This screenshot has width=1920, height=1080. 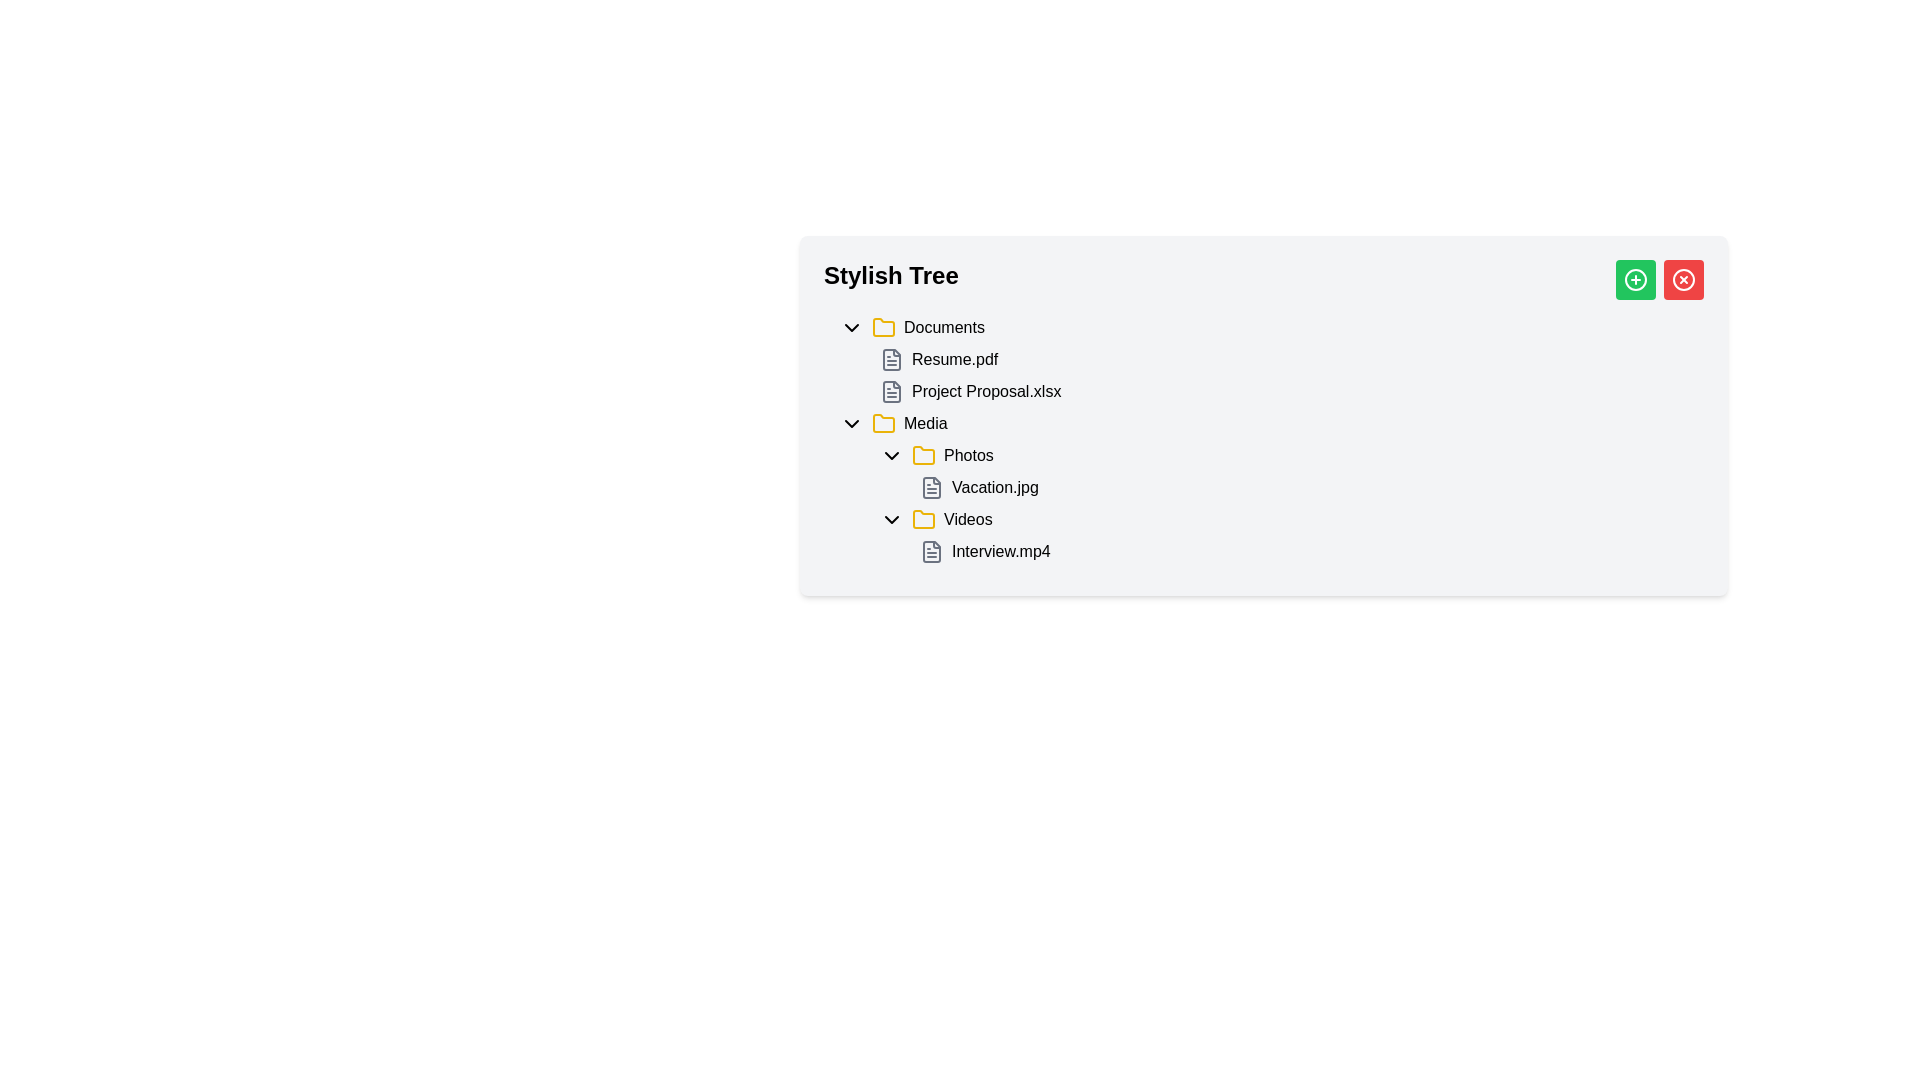 I want to click on the label representing the file 'Project Proposal.xlsx' in the 'Stylish Tree' file explorer, so click(x=986, y=392).